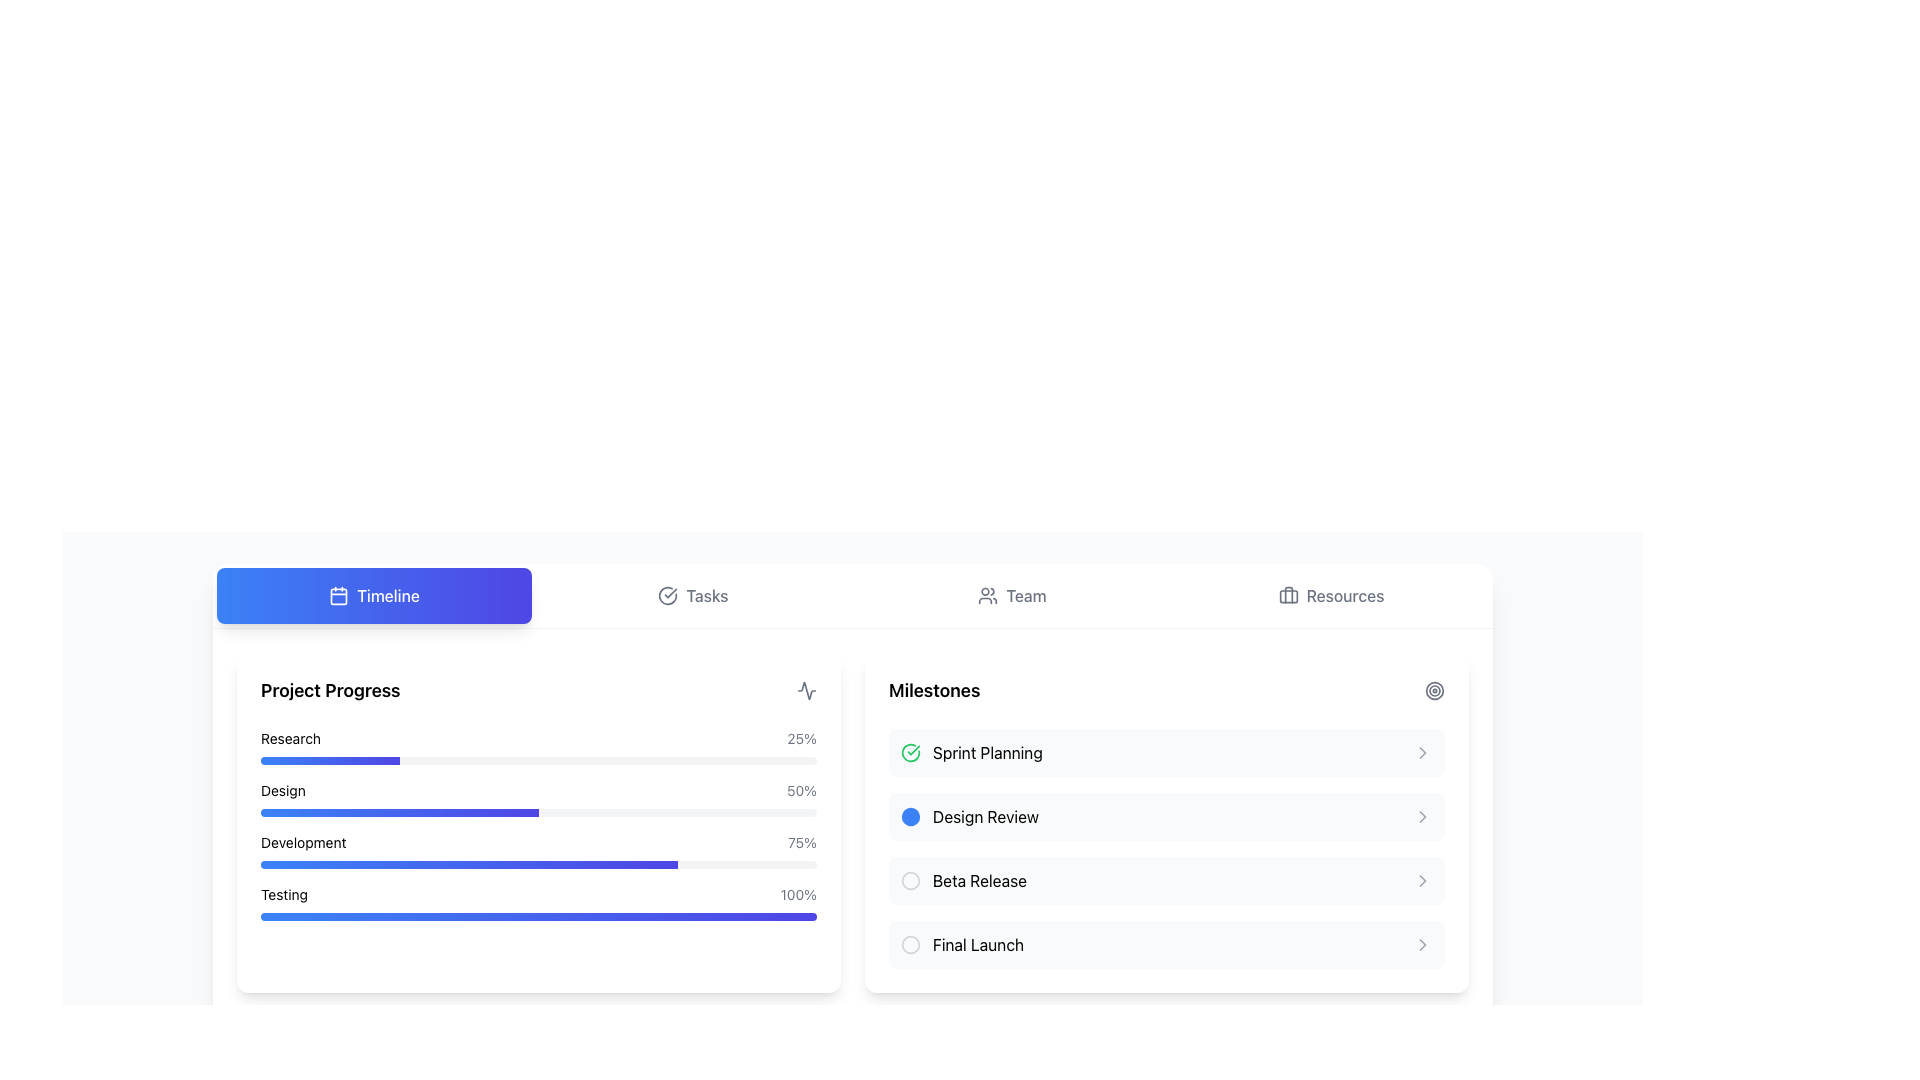  I want to click on to interact with the second milestone item in the 'Milestones' list, which includes milestone names and status icons, so click(1166, 848).